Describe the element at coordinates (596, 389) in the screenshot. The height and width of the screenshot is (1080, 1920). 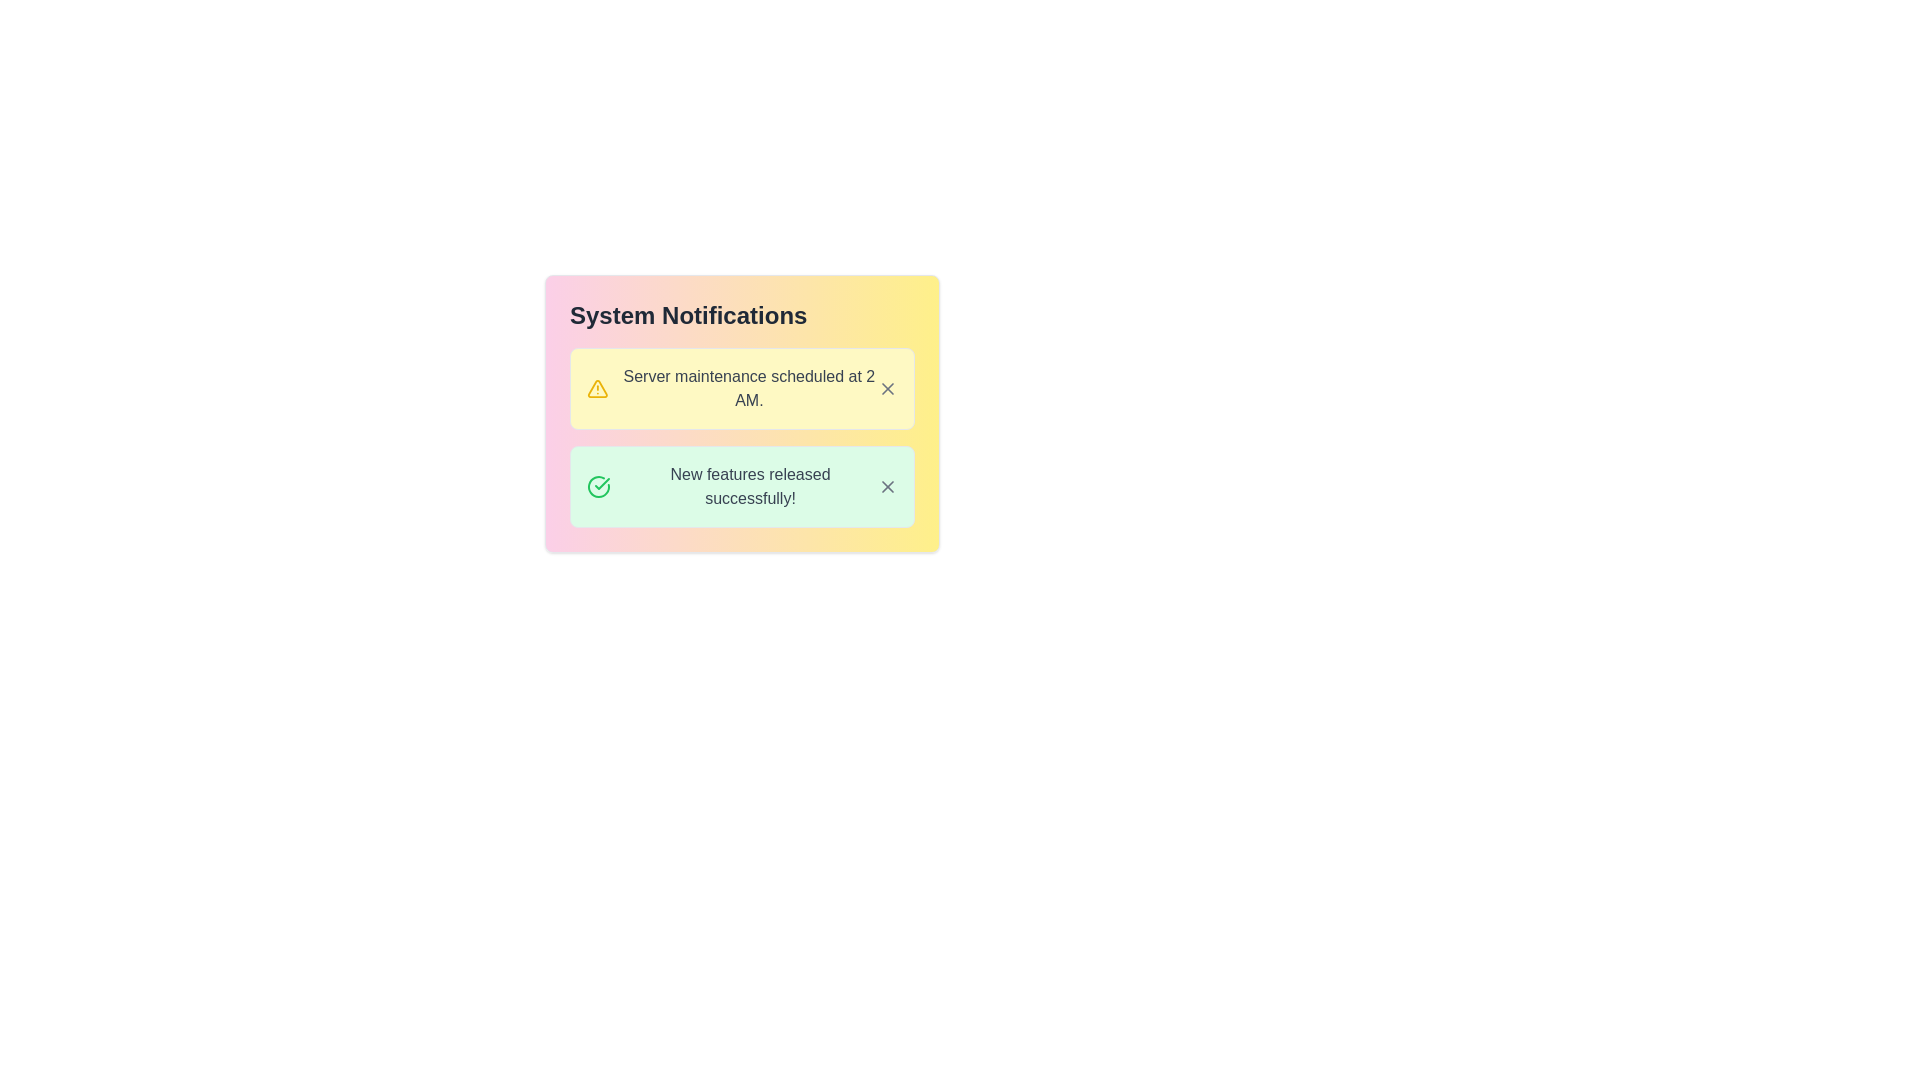
I see `the triangular warning icon located on the left side of the notification banner for the message 'Server maintenance scheduled at 2 AM.'` at that location.